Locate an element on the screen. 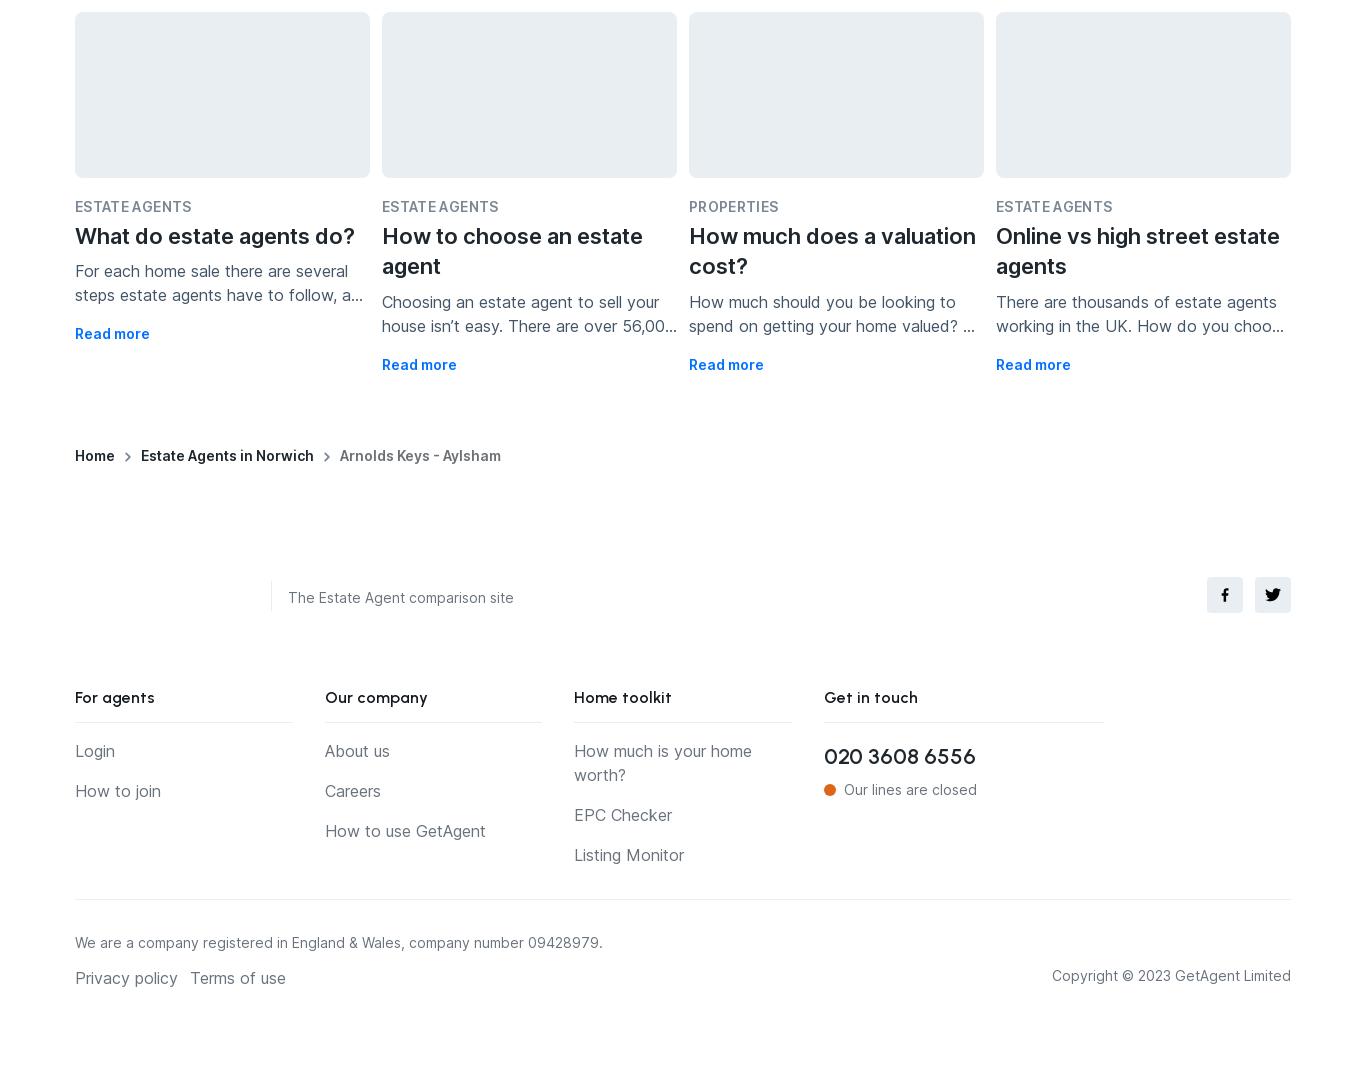 The image size is (1366, 1068). 'EPC Checker' is located at coordinates (622, 813).